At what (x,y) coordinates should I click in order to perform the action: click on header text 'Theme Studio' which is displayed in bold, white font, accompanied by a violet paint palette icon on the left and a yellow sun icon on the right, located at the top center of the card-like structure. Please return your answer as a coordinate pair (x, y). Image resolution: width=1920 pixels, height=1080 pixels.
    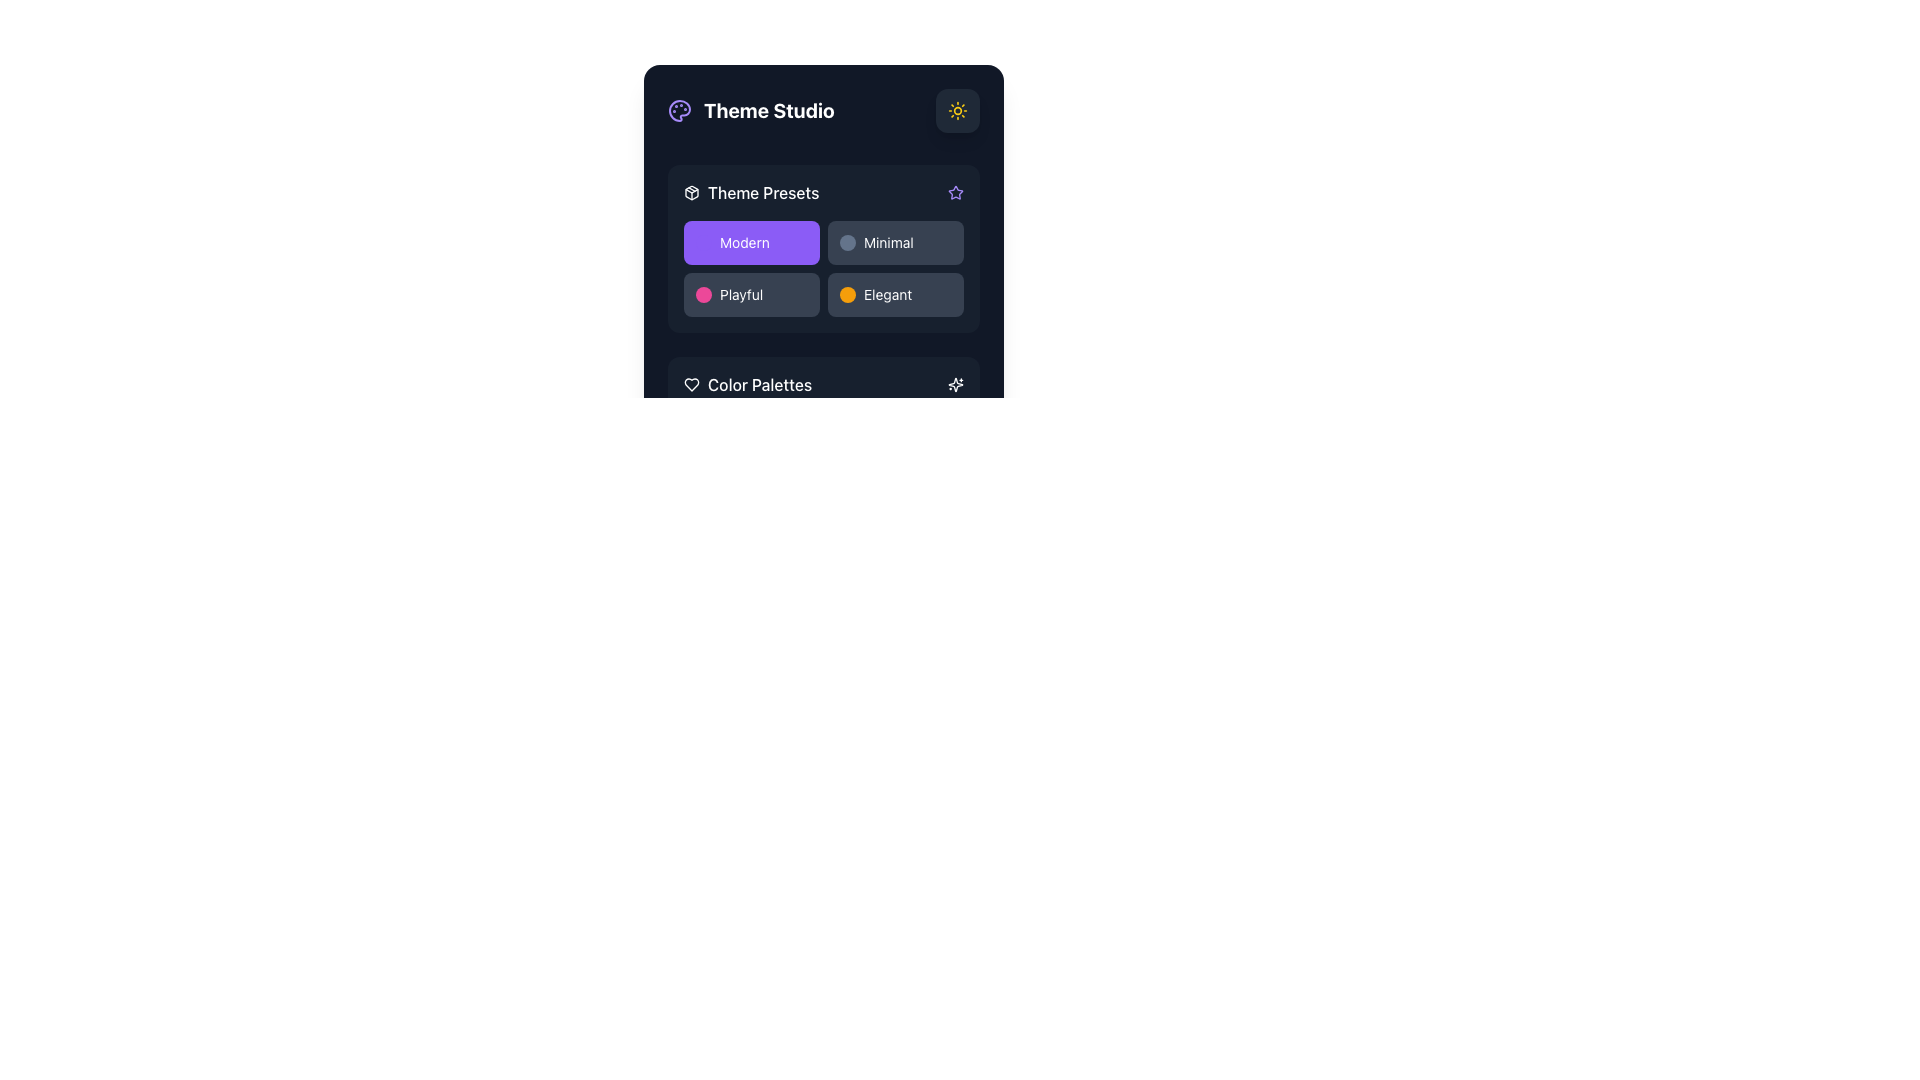
    Looking at the image, I should click on (824, 111).